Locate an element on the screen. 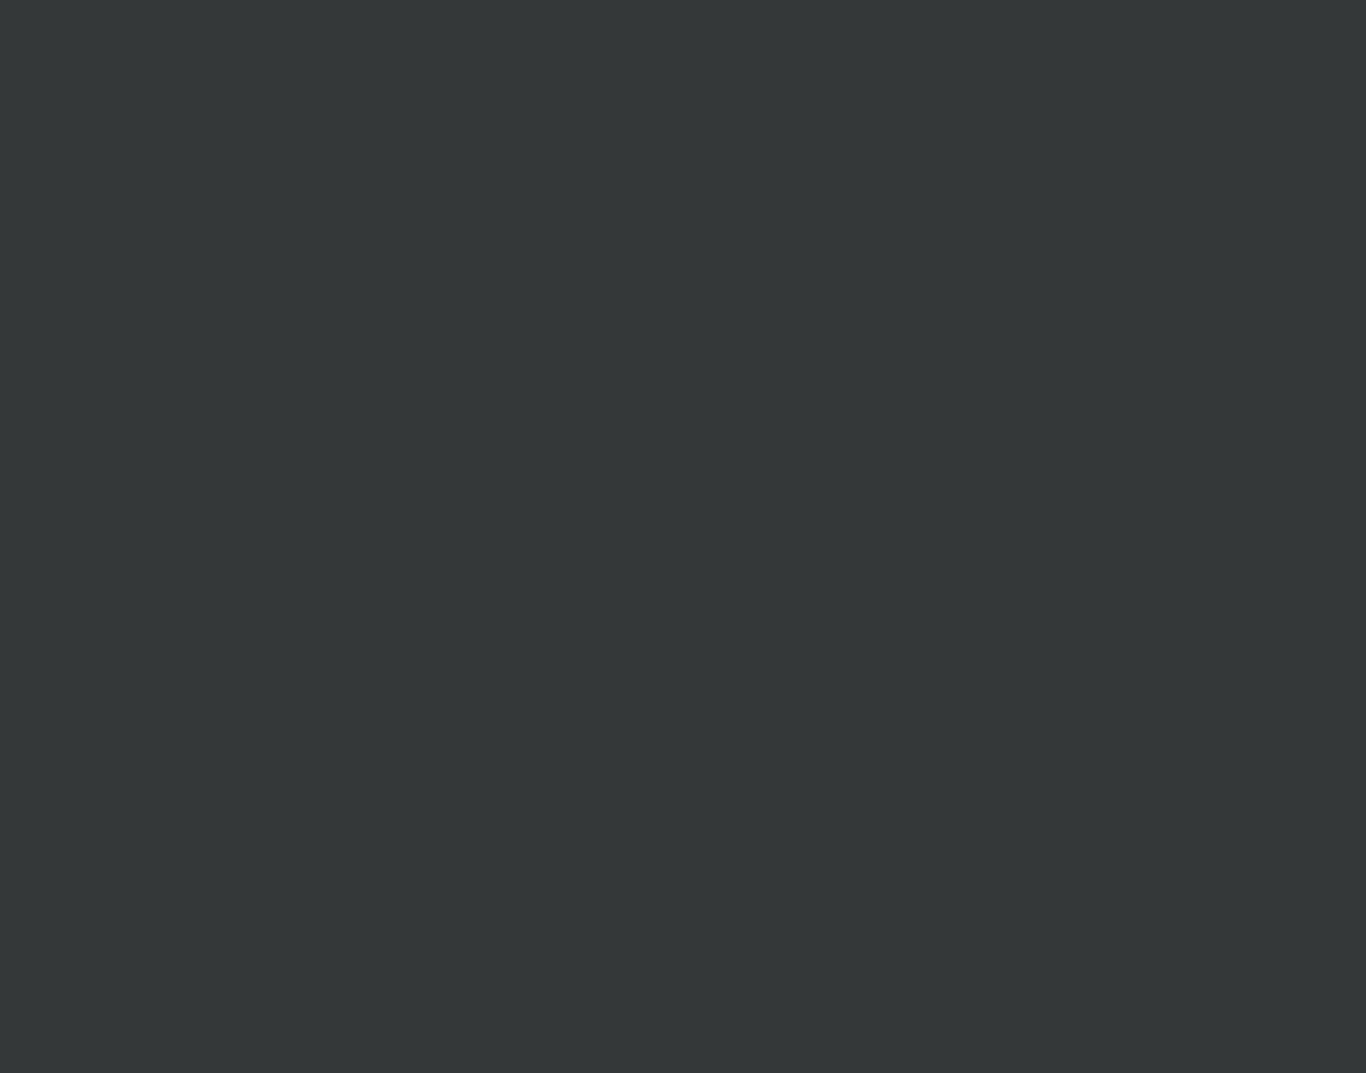  'What book did you NOT enjoy?' is located at coordinates (631, 52).